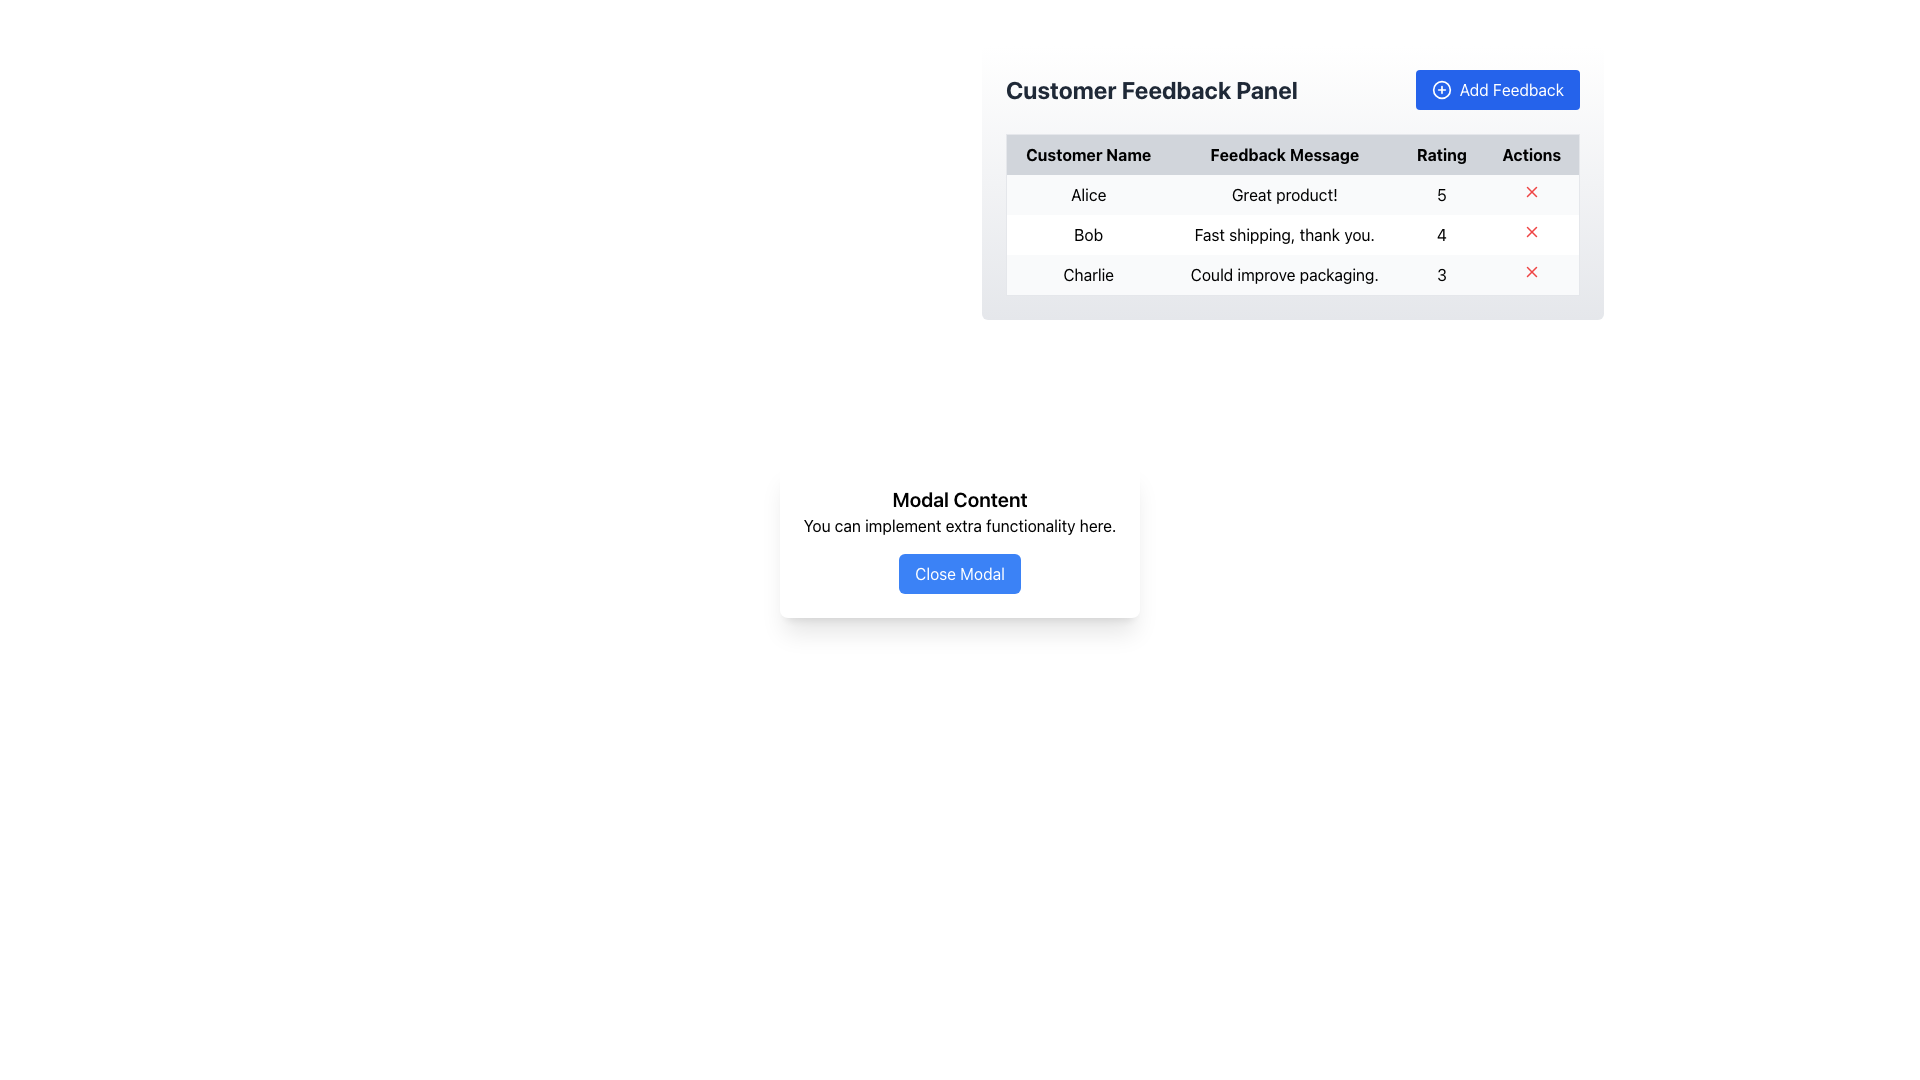  What do you see at coordinates (1284, 234) in the screenshot?
I see `the text display that states 'Fast shipping, thank you.' located in the 'Feedback Message' column of the table row for user 'Bob'` at bounding box center [1284, 234].